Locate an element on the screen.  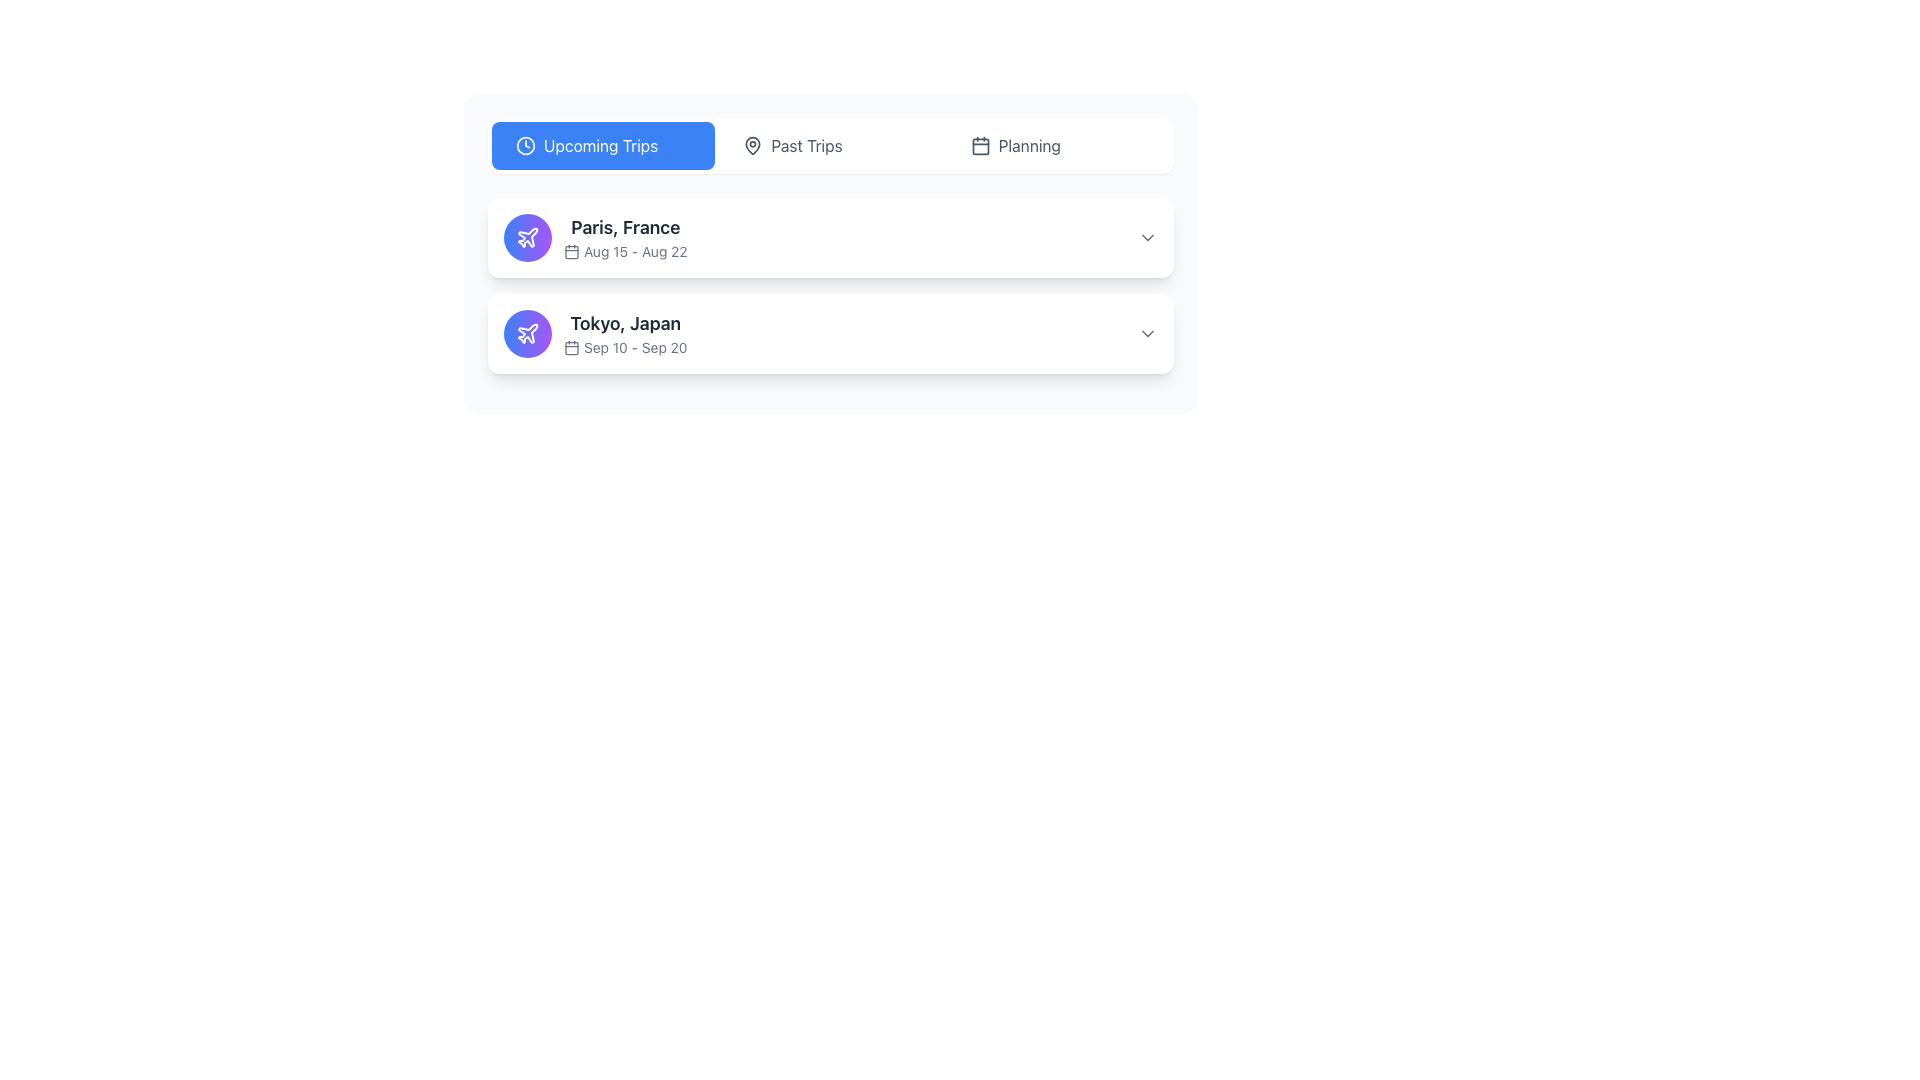
name of the destination displayed in the second item of the vertical list of trip destinations, located above the date text 'Sep 10 - Sep 20' is located at coordinates (624, 323).